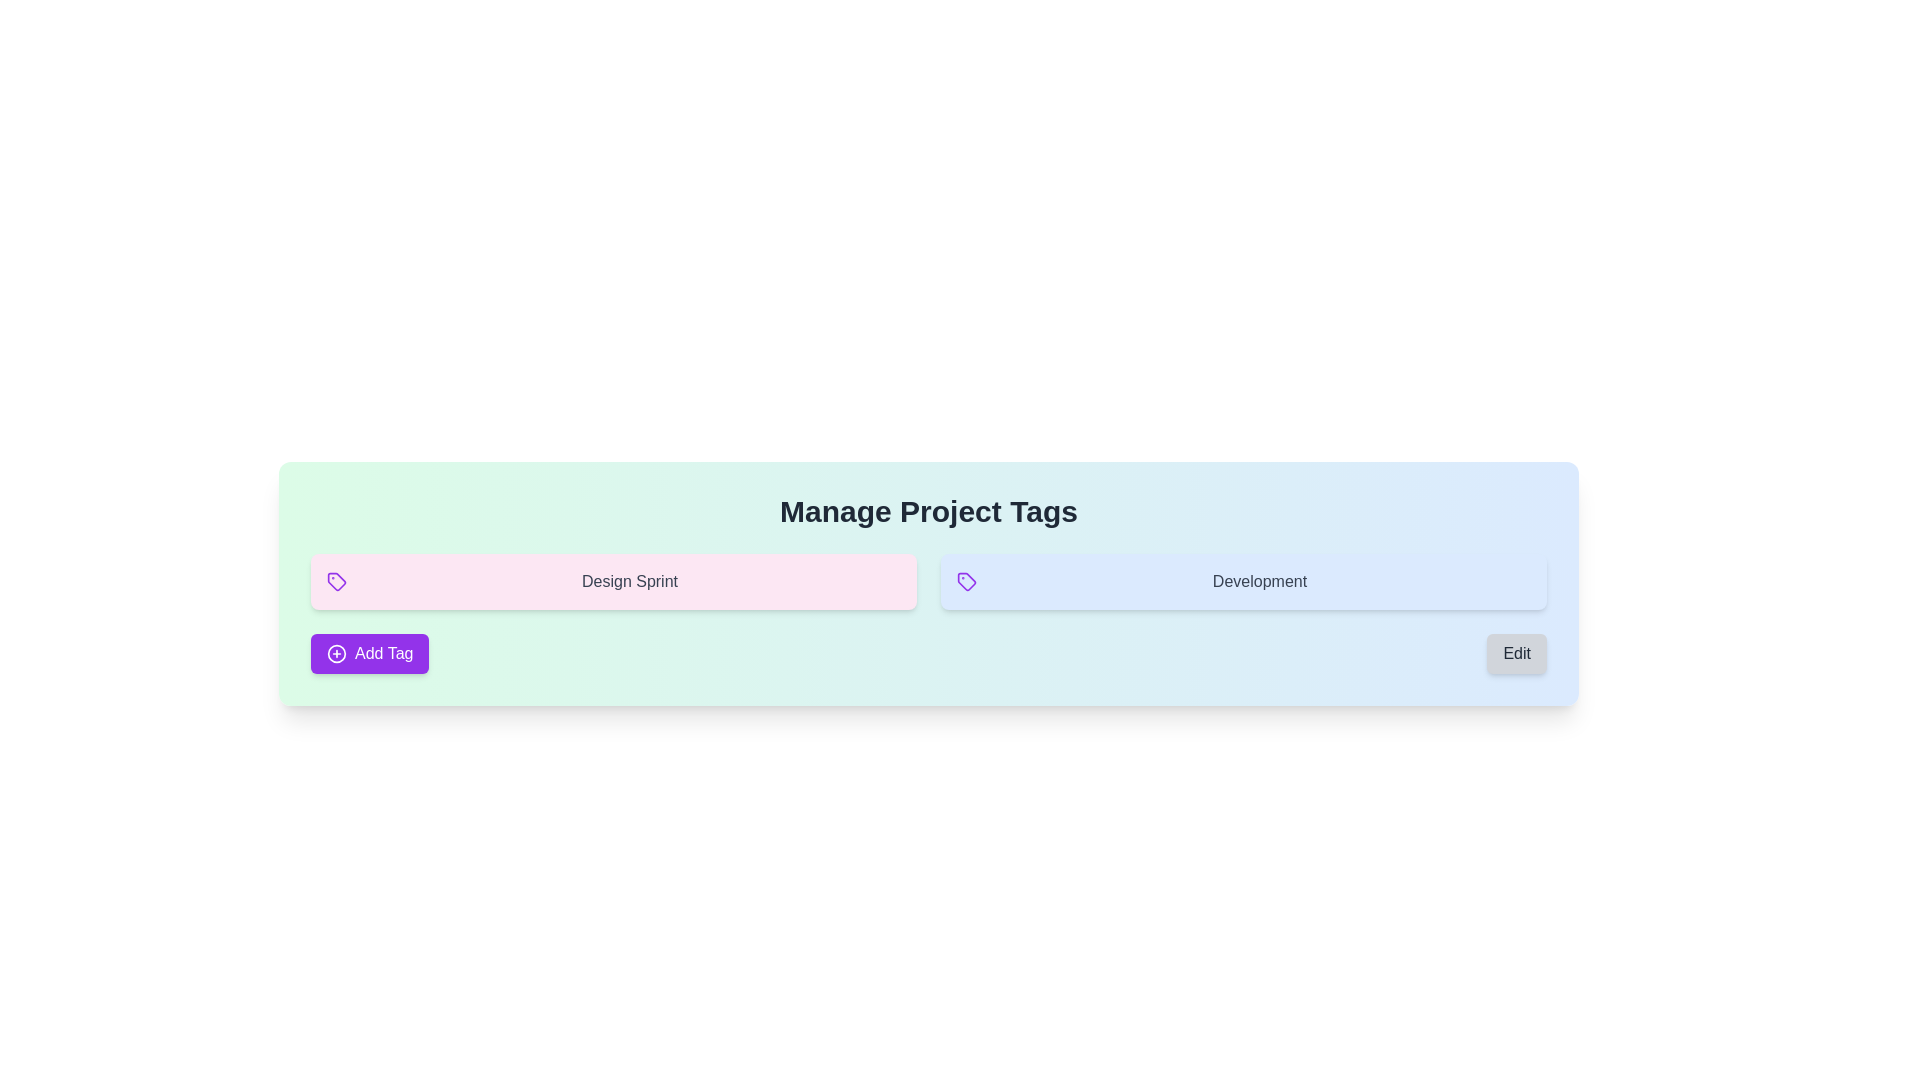  What do you see at coordinates (966, 582) in the screenshot?
I see `the small tag icon with a purple outline, located to the left of the text 'Development', to associate it with the related text` at bounding box center [966, 582].